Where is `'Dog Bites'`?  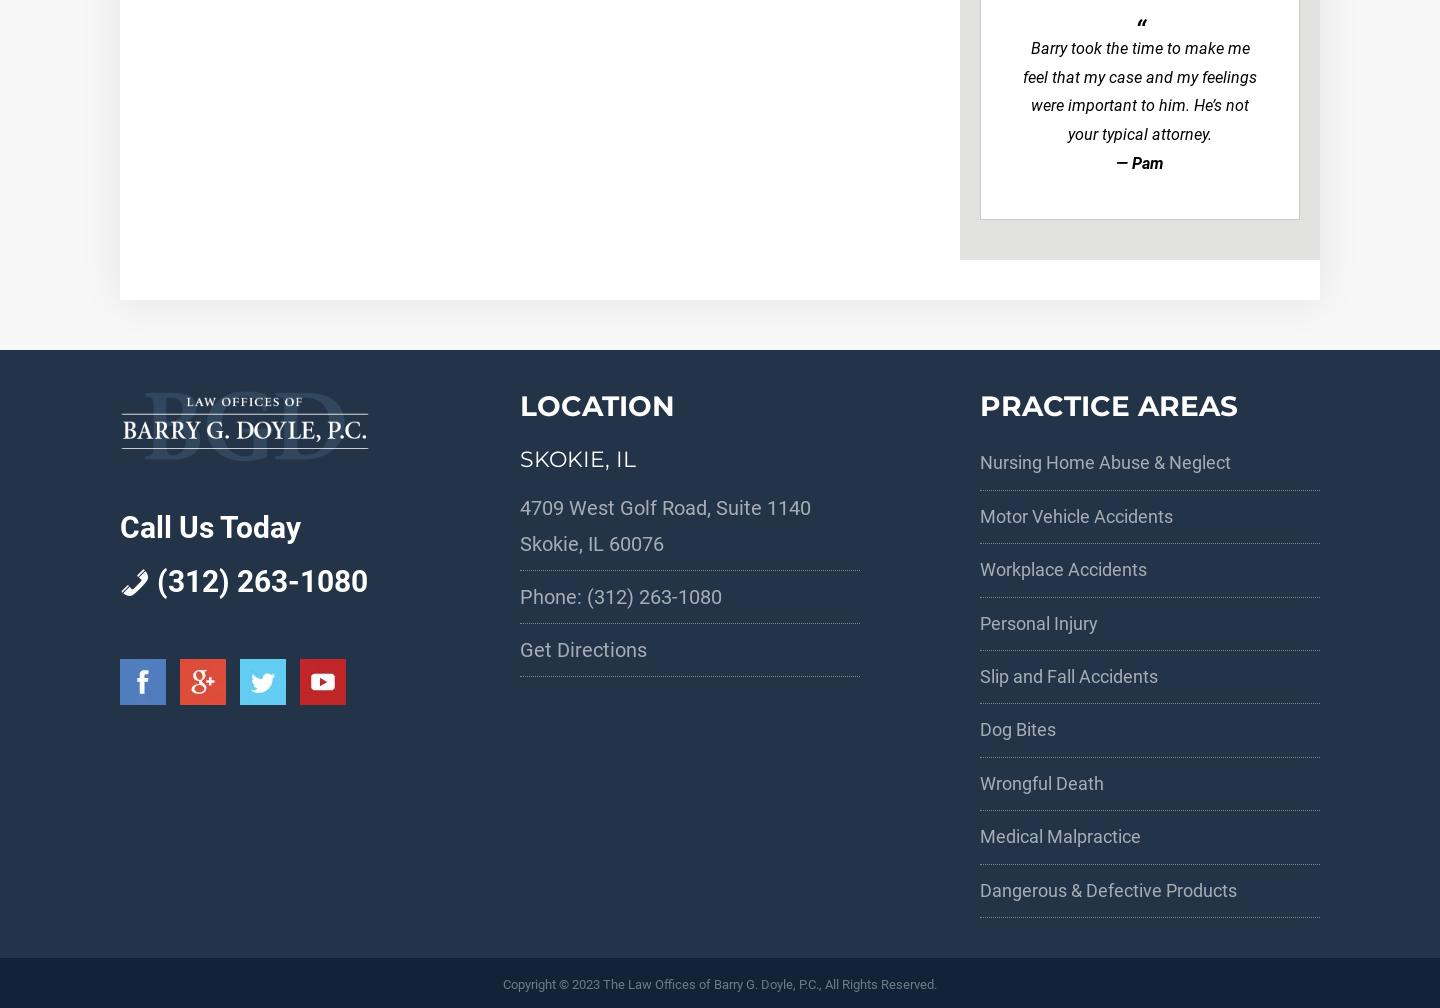 'Dog Bites' is located at coordinates (1016, 729).